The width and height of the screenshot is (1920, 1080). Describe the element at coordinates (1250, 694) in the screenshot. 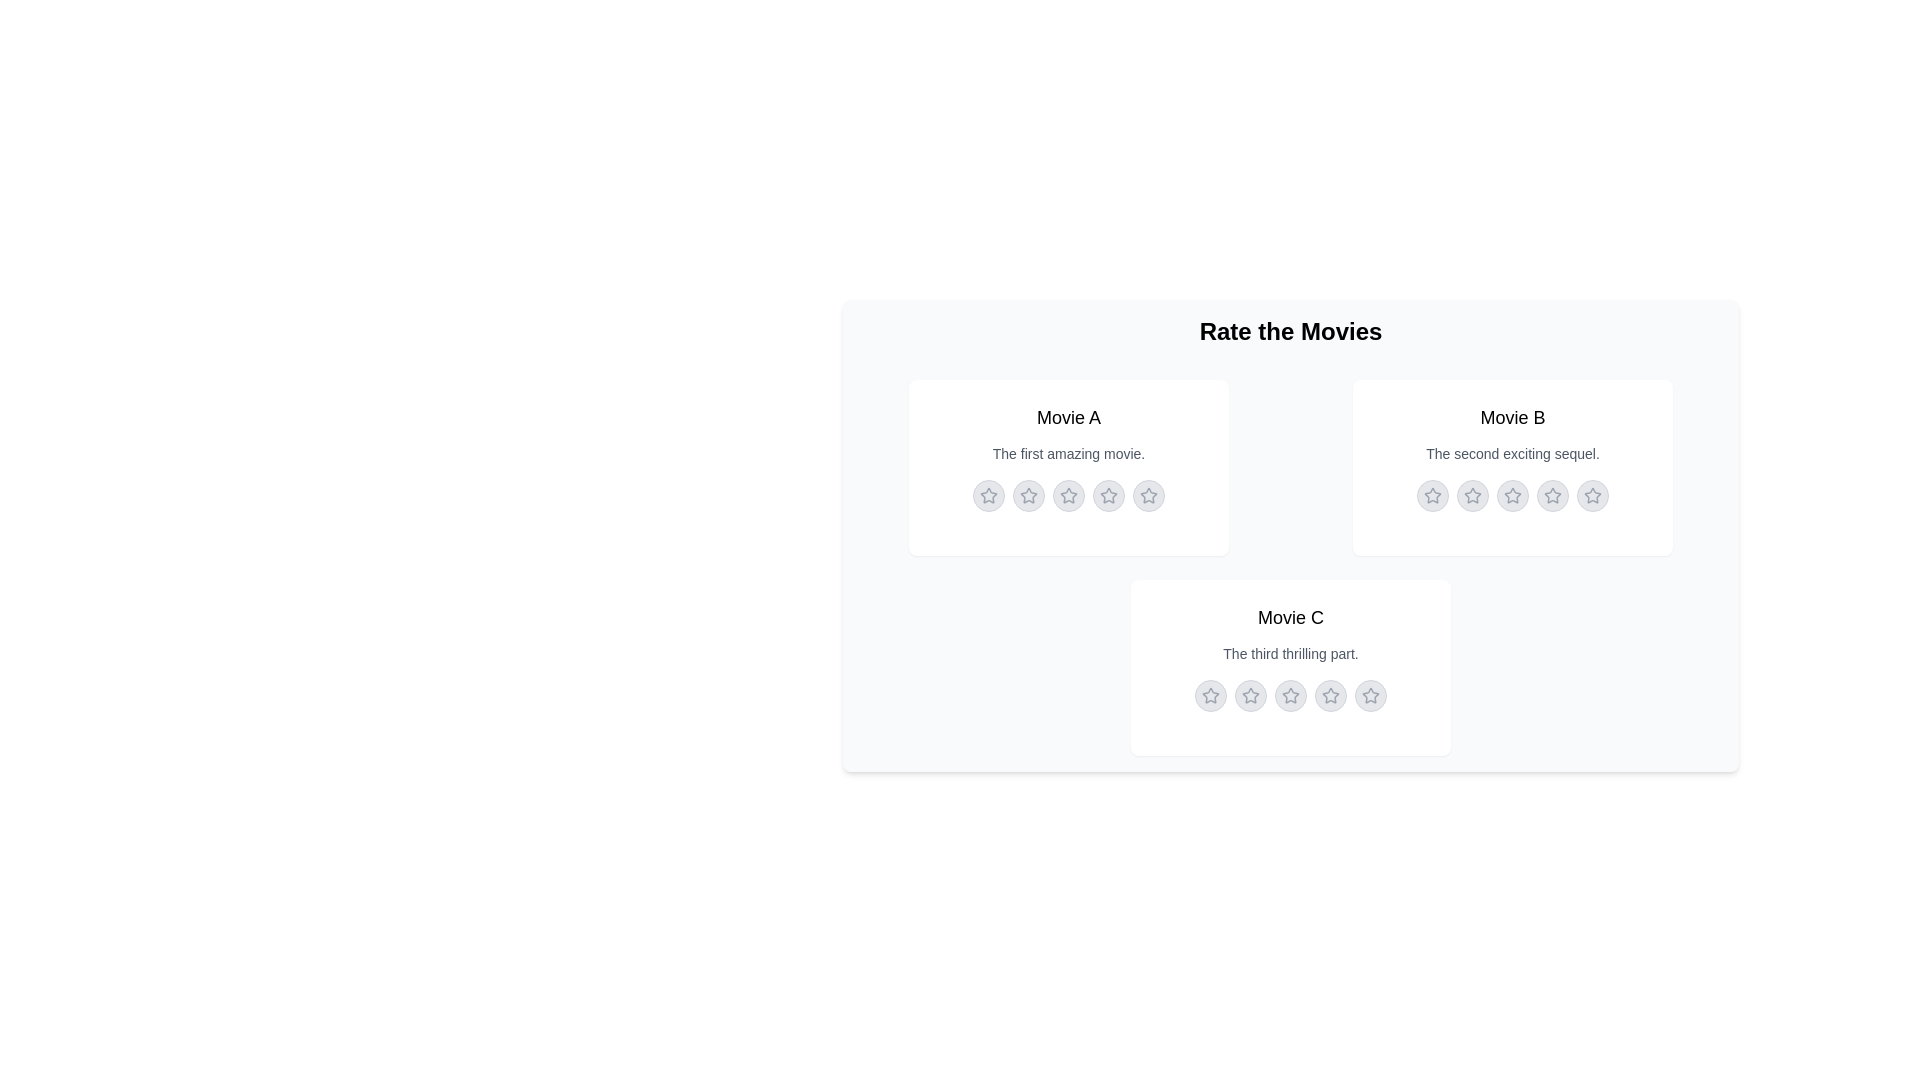

I see `the second circular star button with a light gray background and star icon` at that location.